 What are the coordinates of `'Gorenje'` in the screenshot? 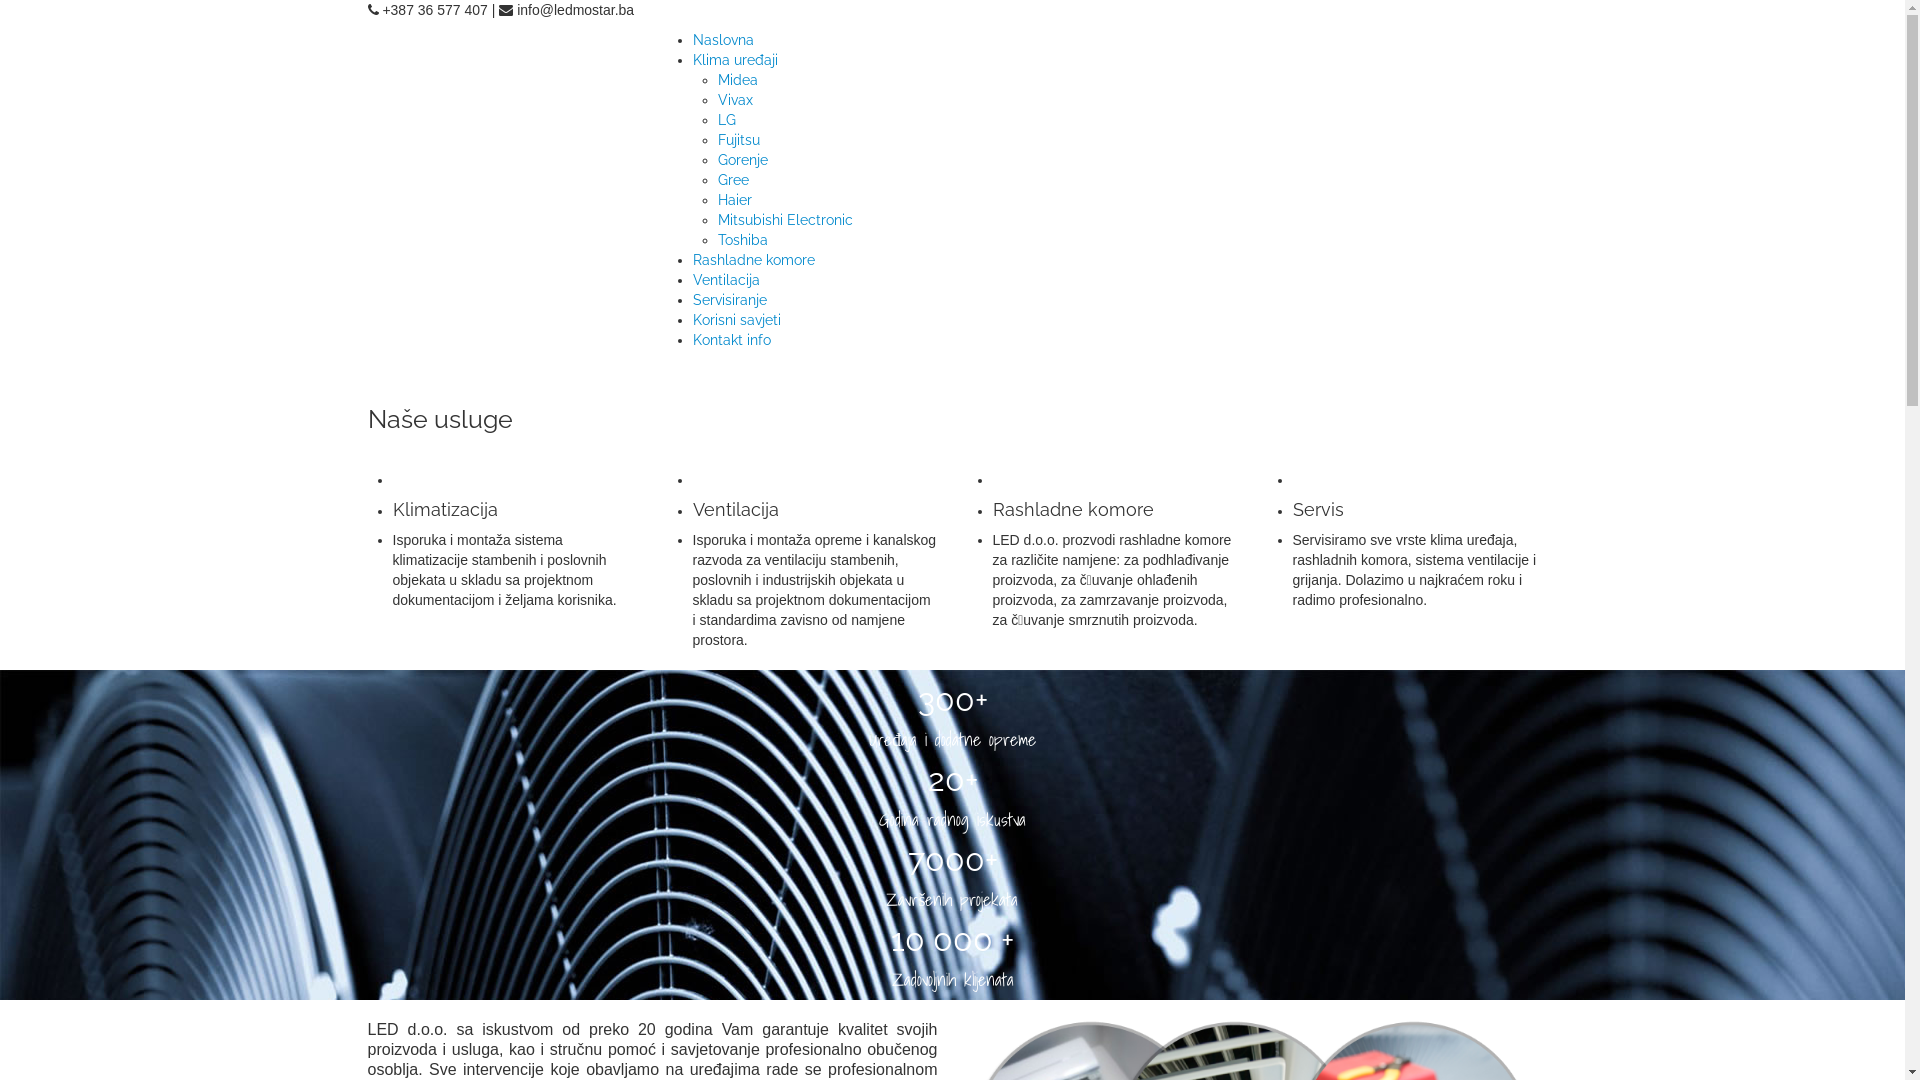 It's located at (742, 158).